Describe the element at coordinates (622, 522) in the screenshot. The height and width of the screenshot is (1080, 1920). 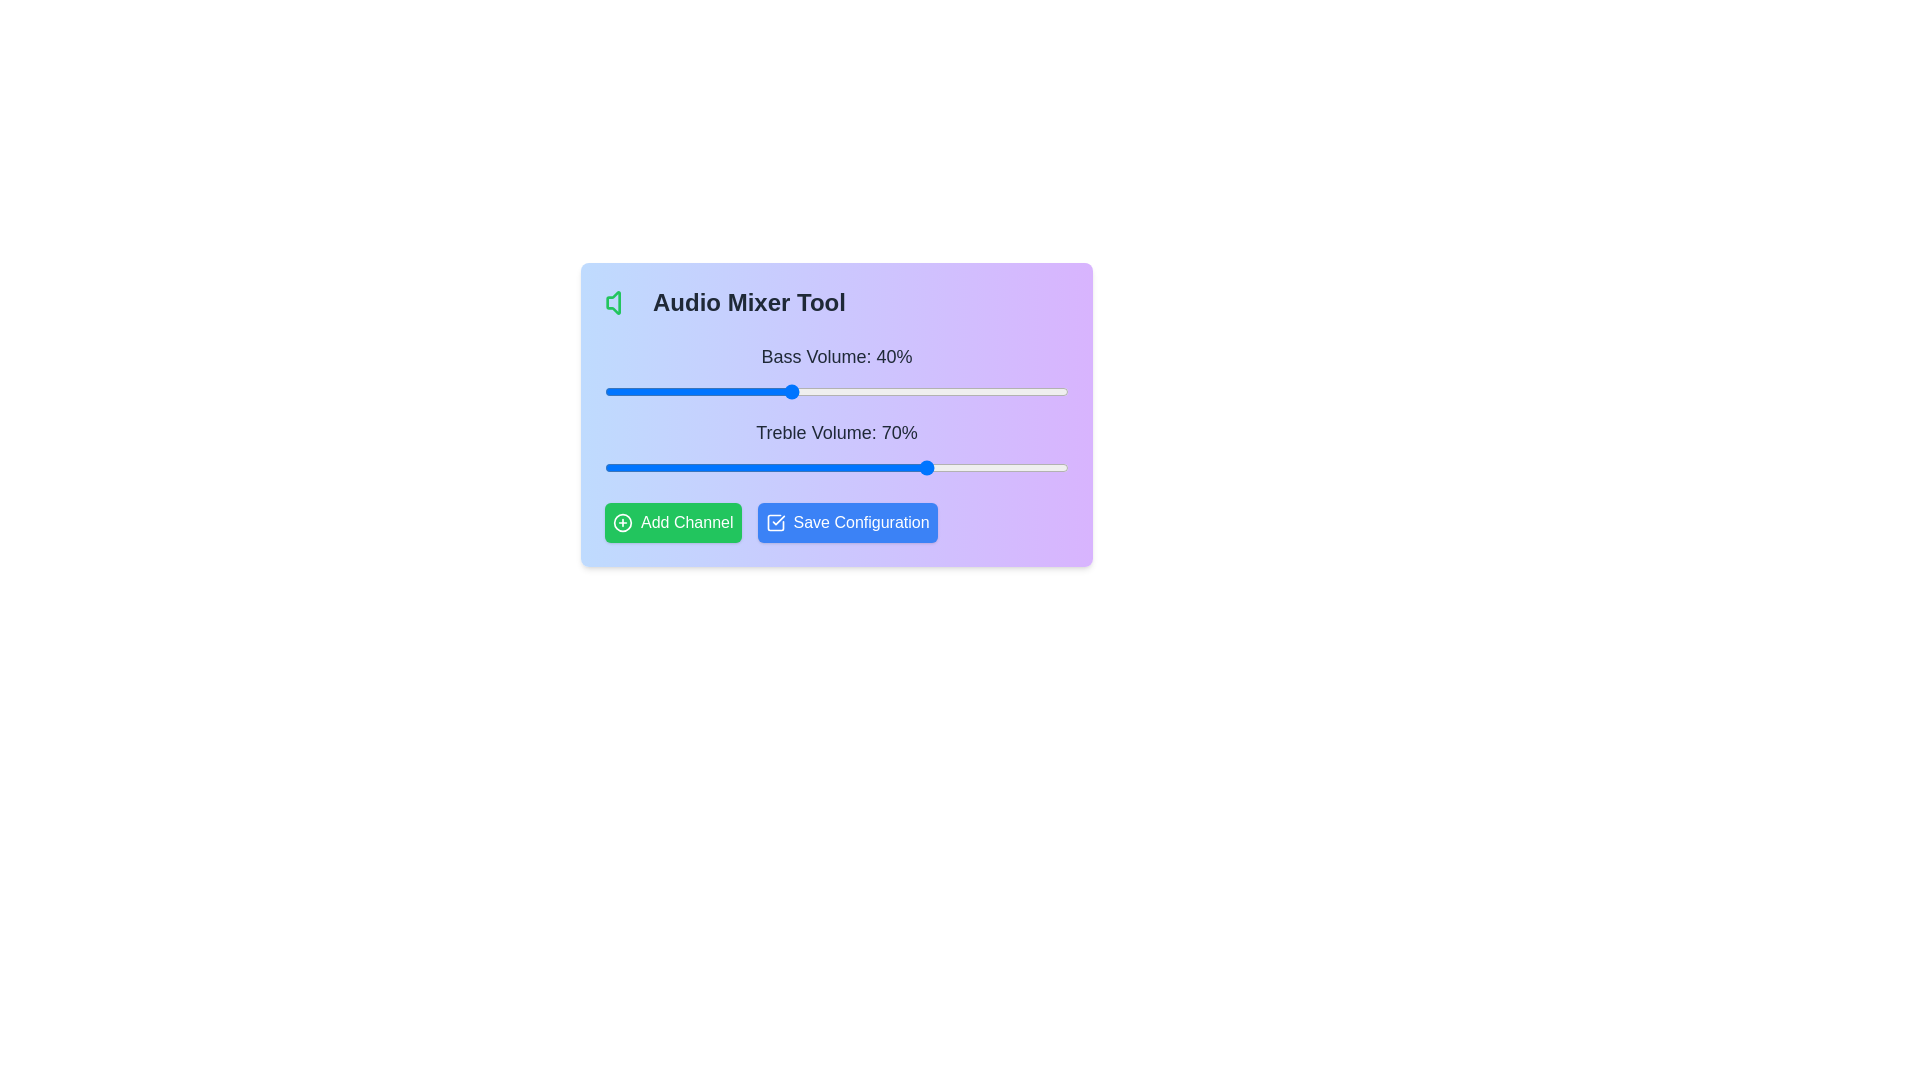
I see `the circular icon with a plus sign located to the left of the 'Add Channel' text inside the green button at the lower left section of the interface` at that location.